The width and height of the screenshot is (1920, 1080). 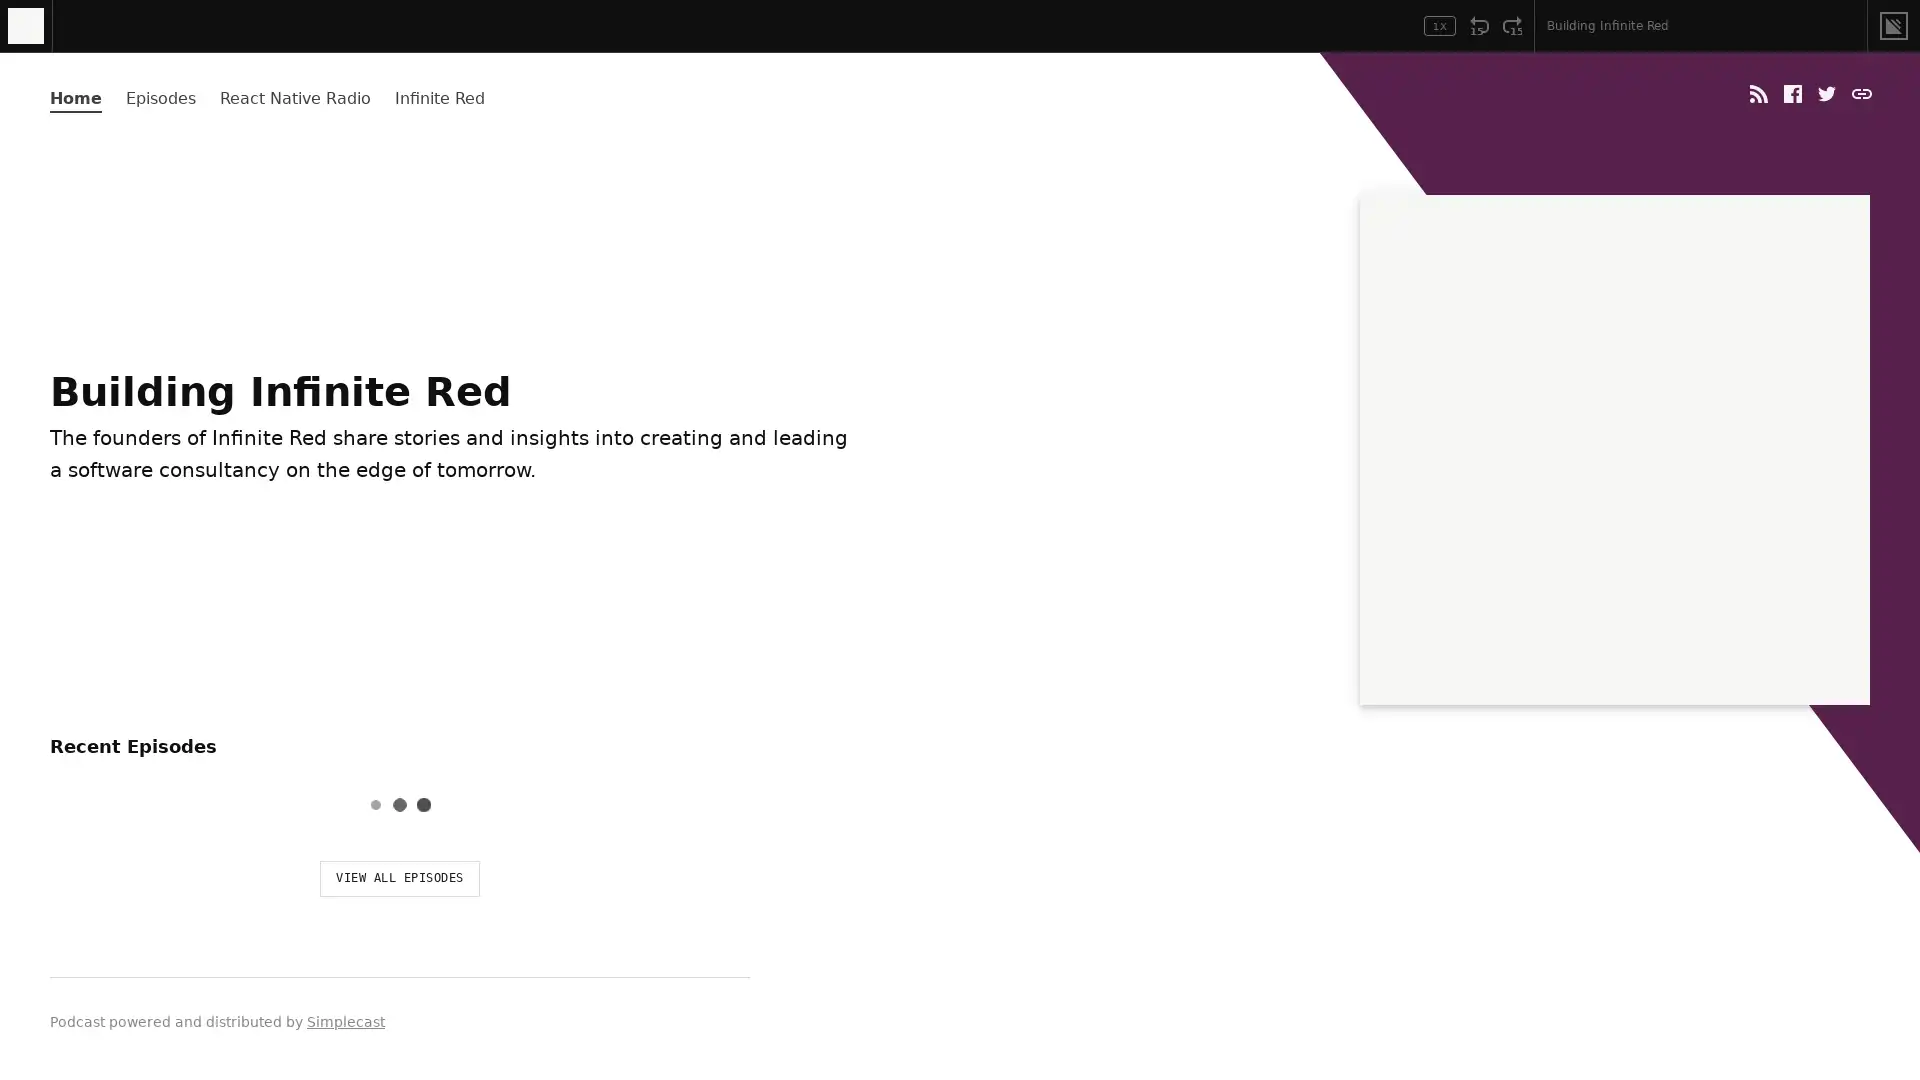 I want to click on Rewind 15 Seconds, so click(x=1479, y=26).